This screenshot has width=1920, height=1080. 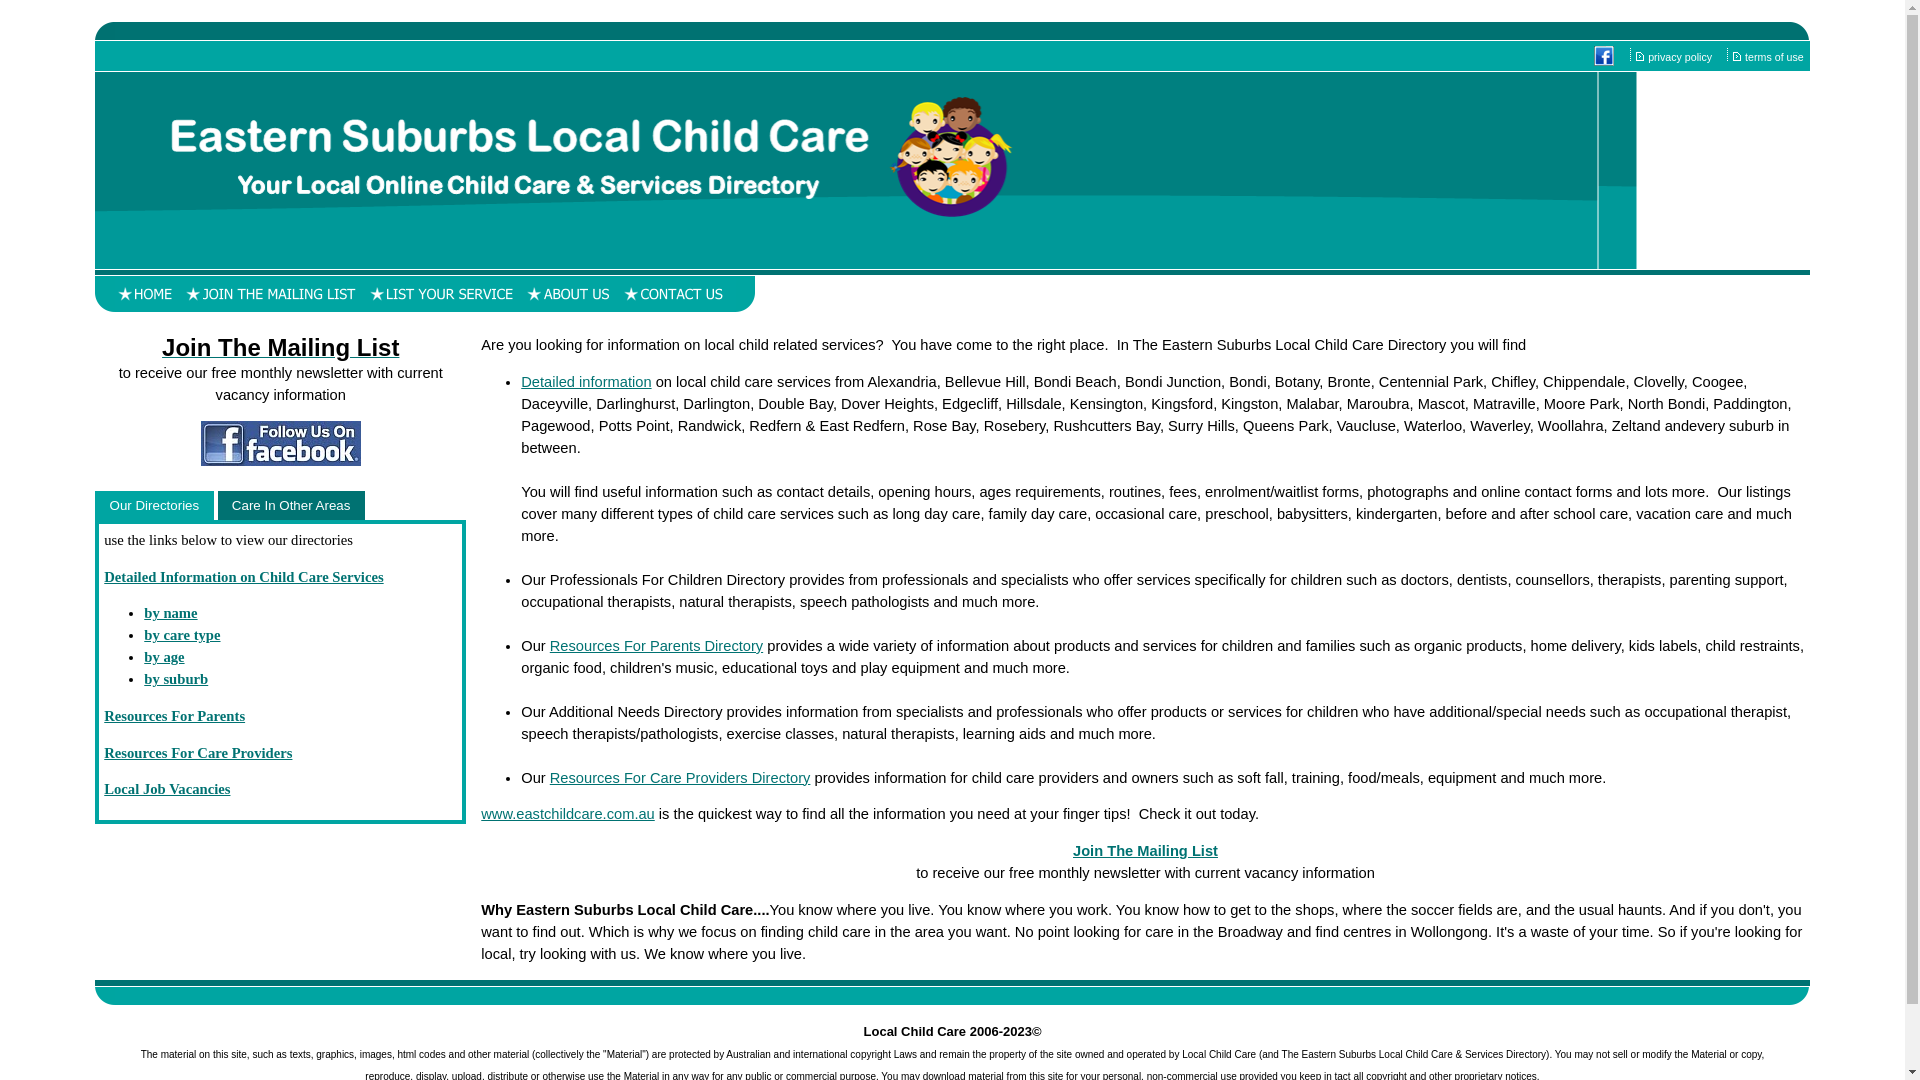 I want to click on 'Resources For Parents Directory', so click(x=550, y=645).